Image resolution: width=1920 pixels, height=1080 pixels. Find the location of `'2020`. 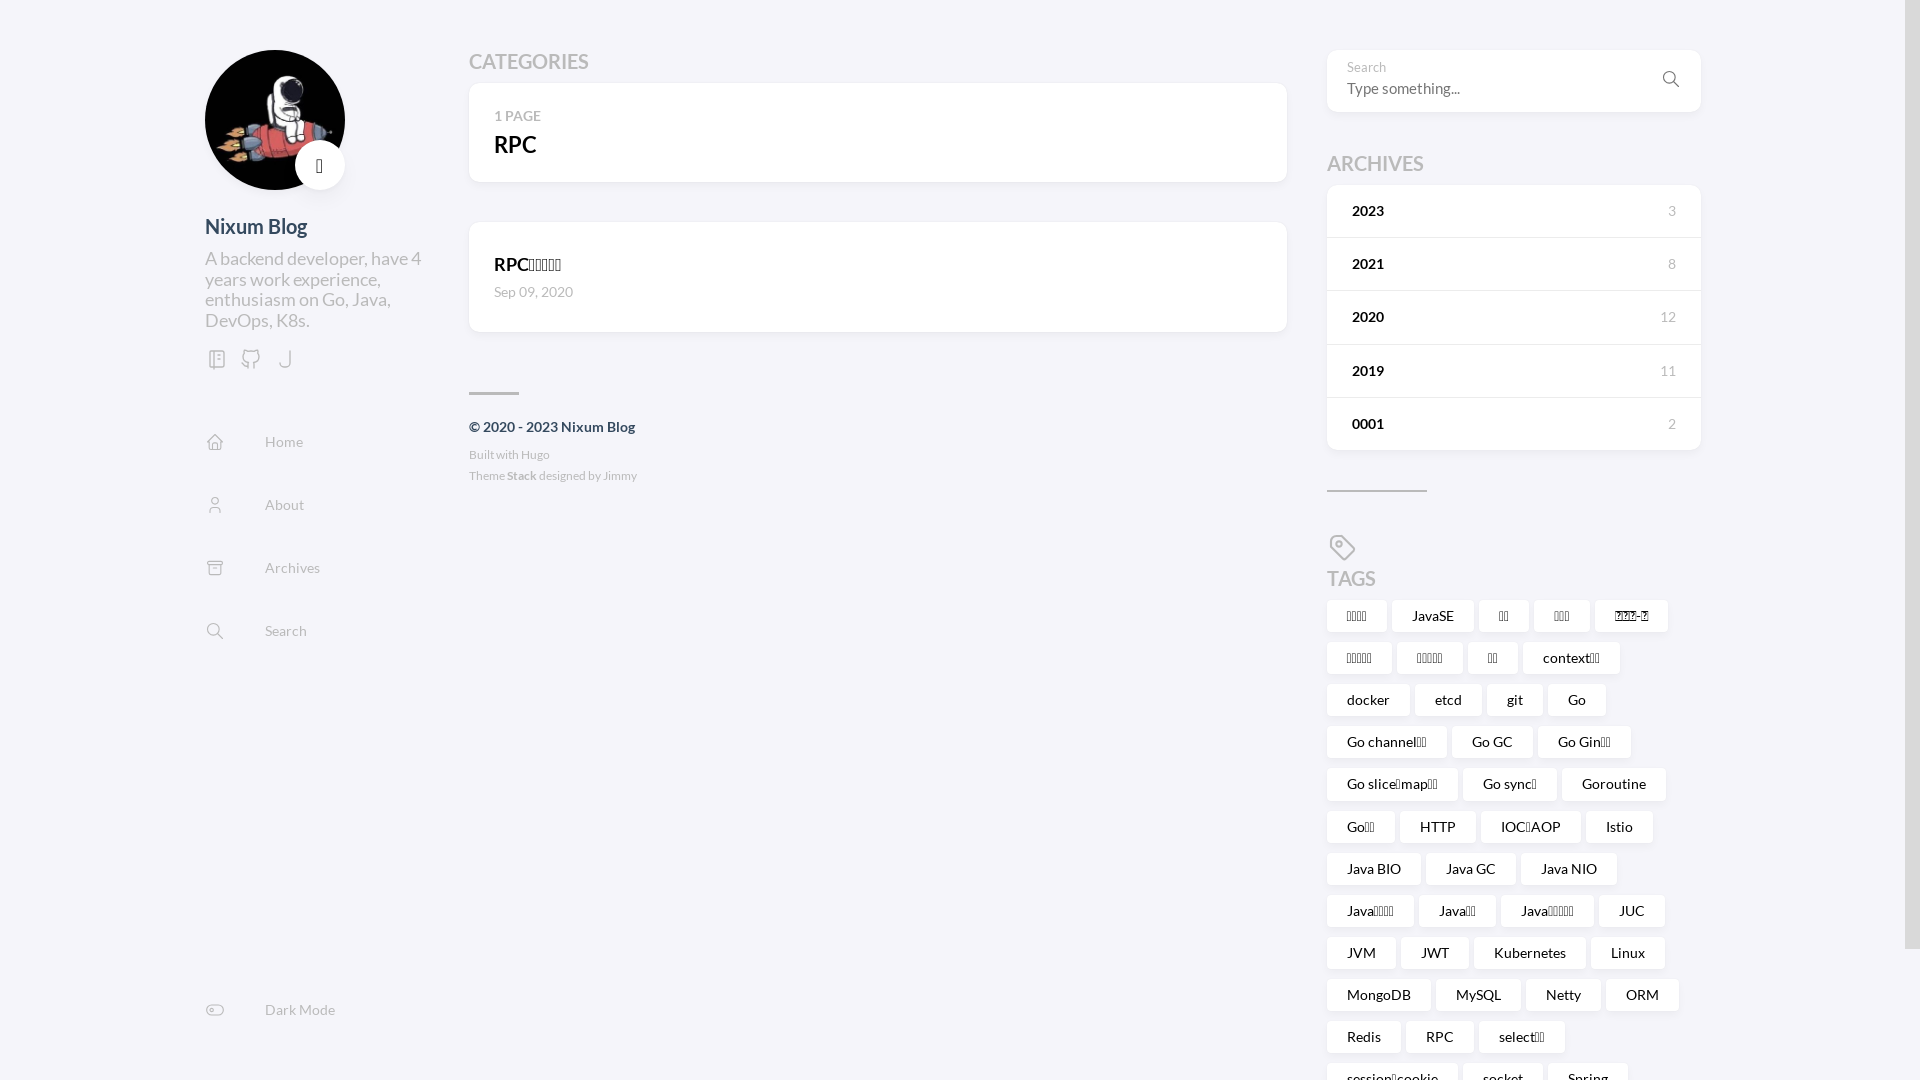

'2020 is located at coordinates (1512, 315).